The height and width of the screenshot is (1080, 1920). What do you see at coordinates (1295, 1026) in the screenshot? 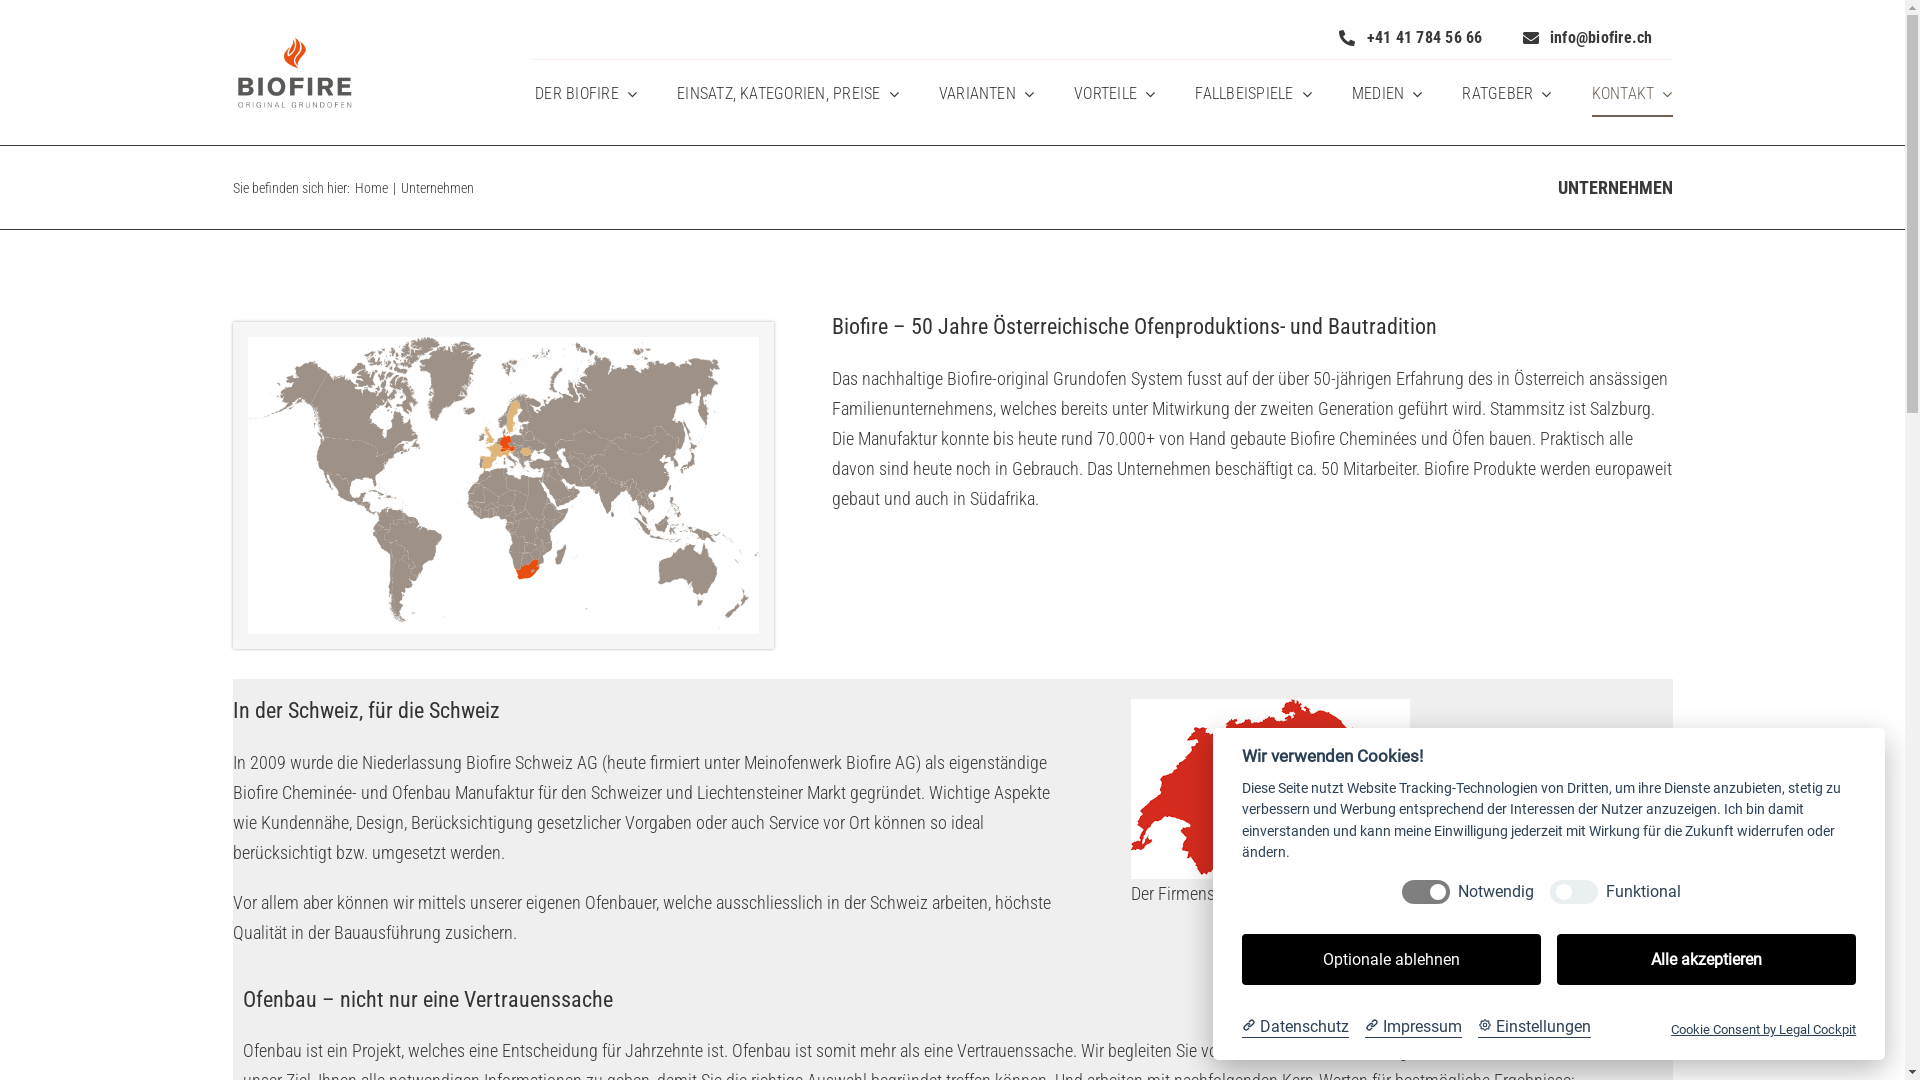
I see `'Datenschutz'` at bounding box center [1295, 1026].